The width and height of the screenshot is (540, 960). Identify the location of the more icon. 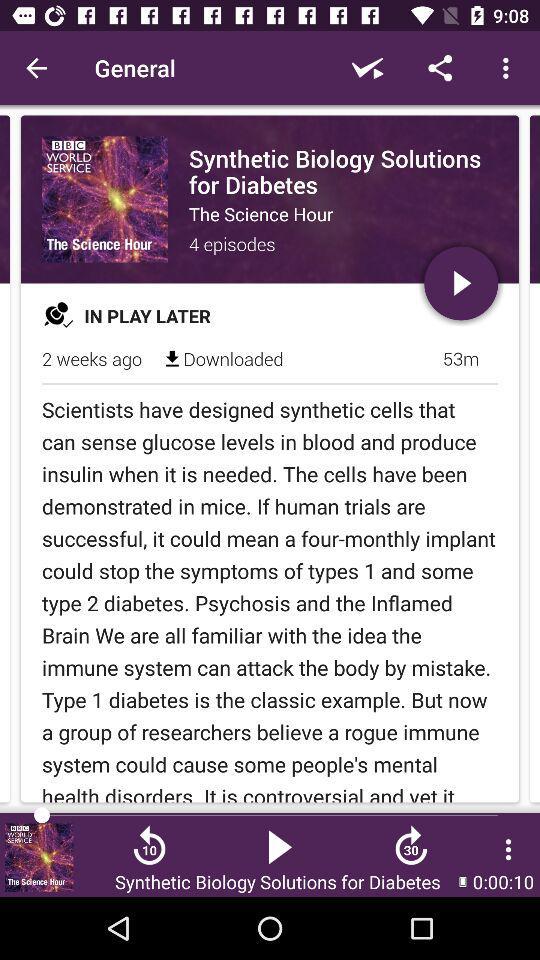
(508, 848).